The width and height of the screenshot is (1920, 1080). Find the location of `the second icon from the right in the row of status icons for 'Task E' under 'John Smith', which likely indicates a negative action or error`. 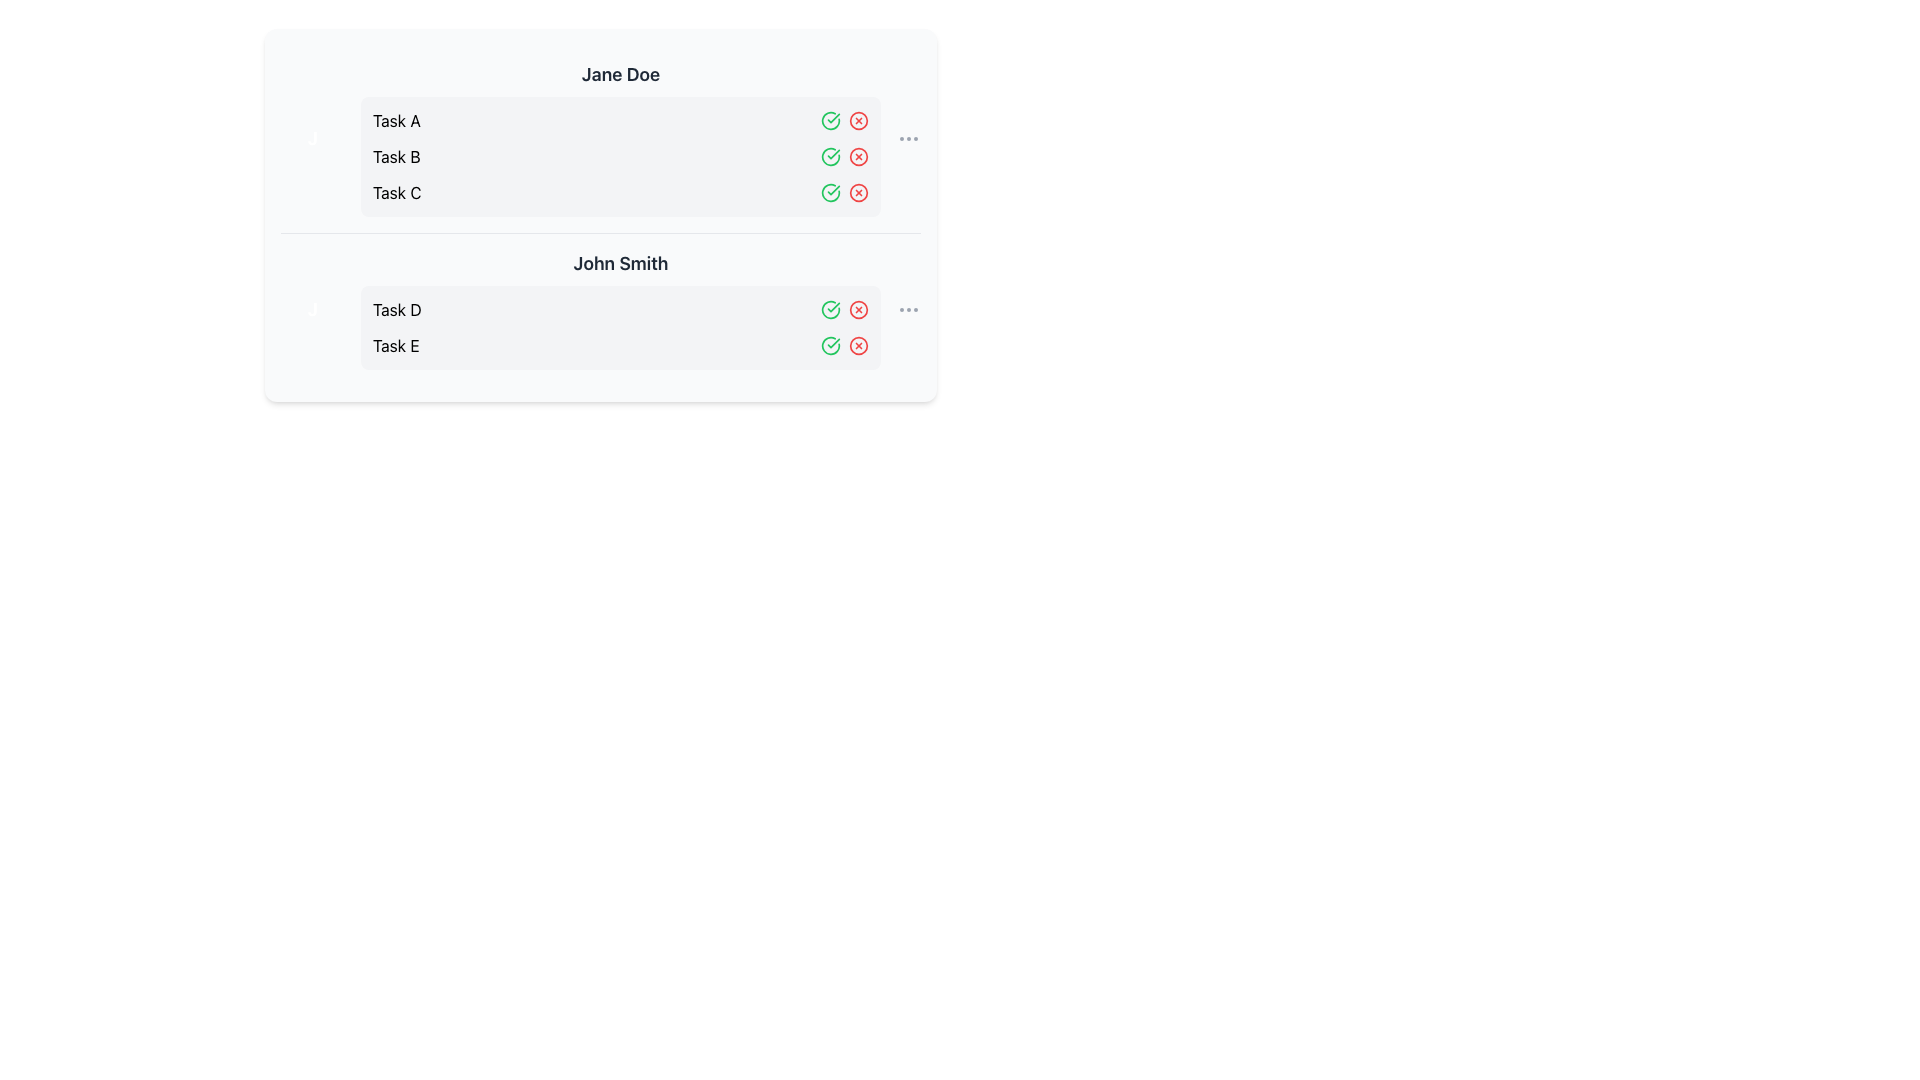

the second icon from the right in the row of status icons for 'Task E' under 'John Smith', which likely indicates a negative action or error is located at coordinates (859, 345).